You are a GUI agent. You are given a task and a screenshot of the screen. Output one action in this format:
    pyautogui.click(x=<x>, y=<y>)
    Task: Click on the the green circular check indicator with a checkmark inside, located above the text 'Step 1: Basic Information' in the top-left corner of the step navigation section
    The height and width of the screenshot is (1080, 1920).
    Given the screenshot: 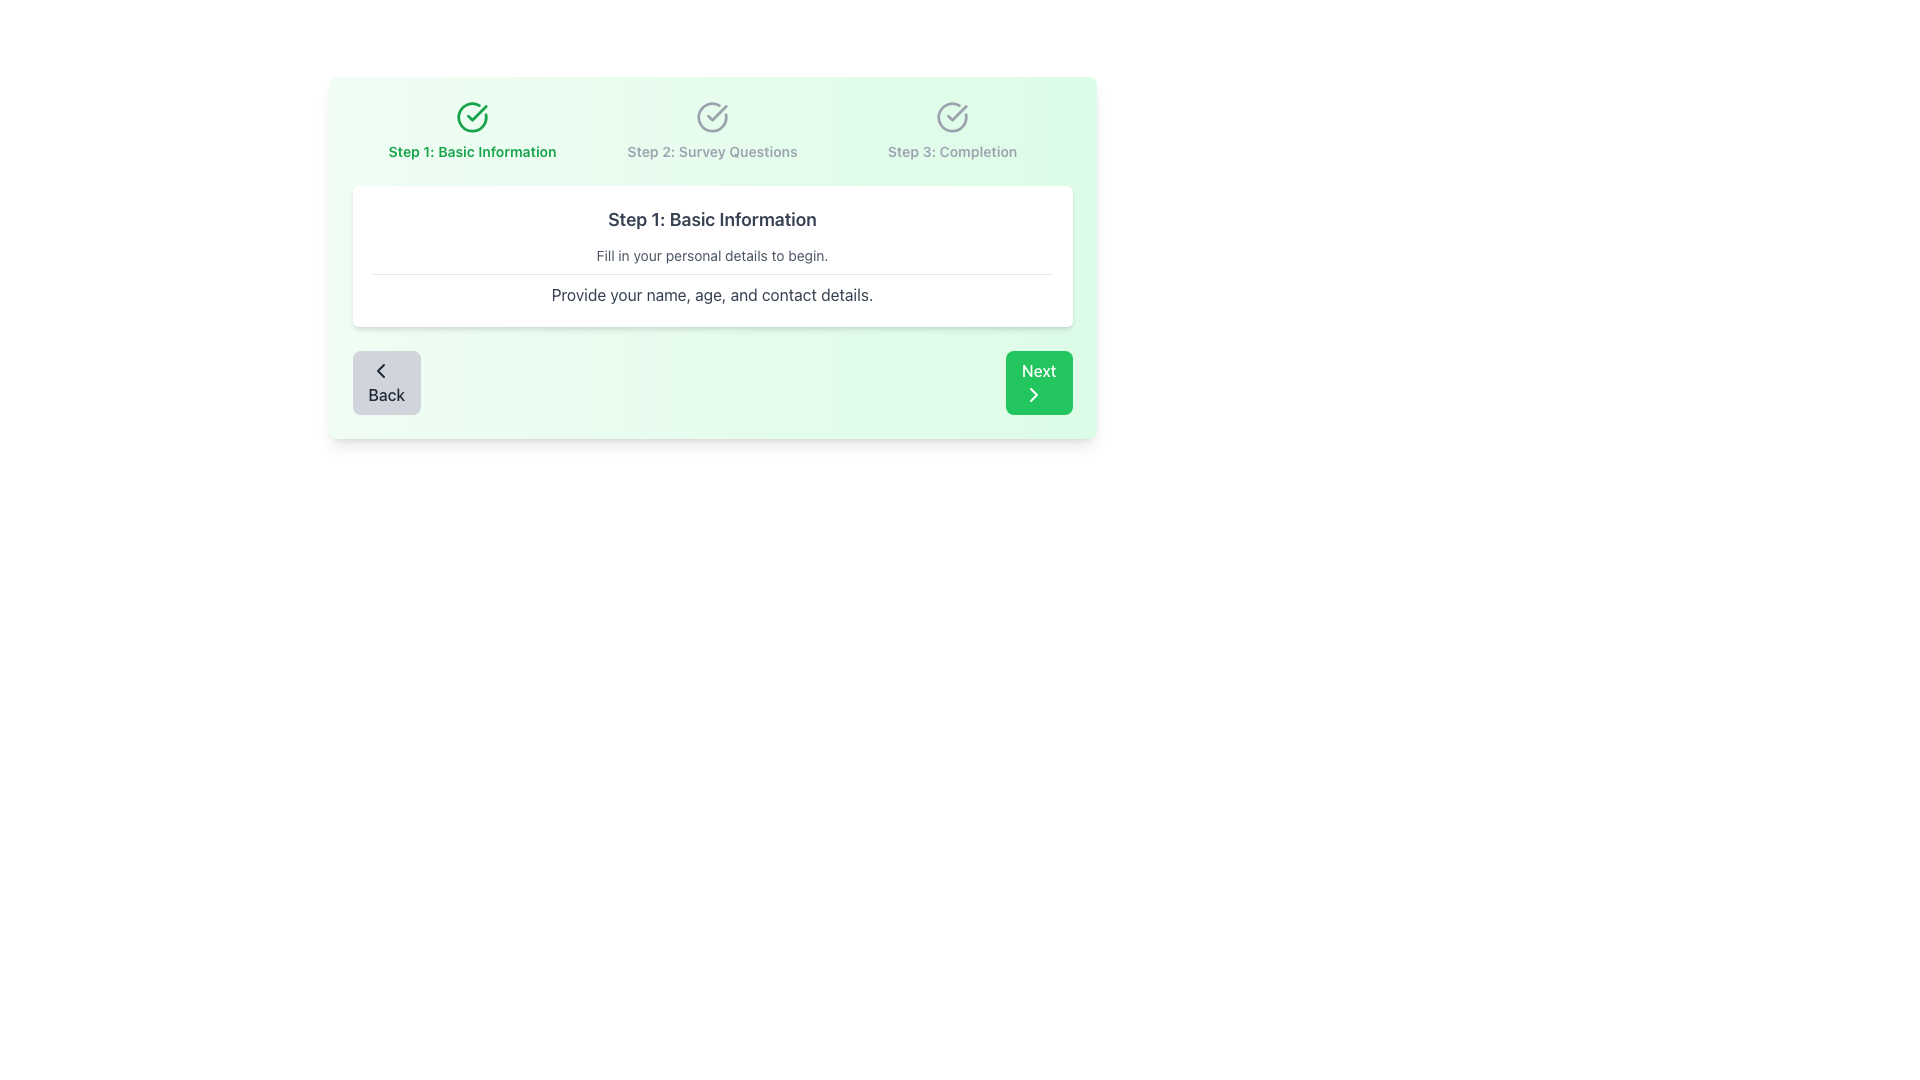 What is the action you would take?
    pyautogui.click(x=471, y=117)
    